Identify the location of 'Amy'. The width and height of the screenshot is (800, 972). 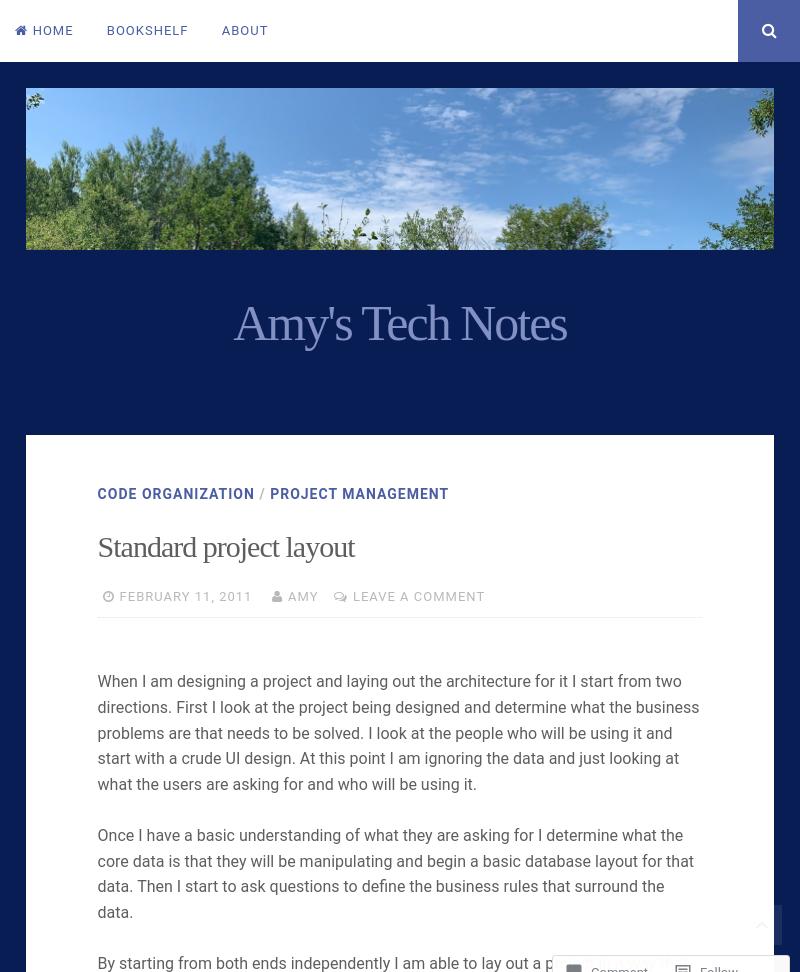
(302, 595).